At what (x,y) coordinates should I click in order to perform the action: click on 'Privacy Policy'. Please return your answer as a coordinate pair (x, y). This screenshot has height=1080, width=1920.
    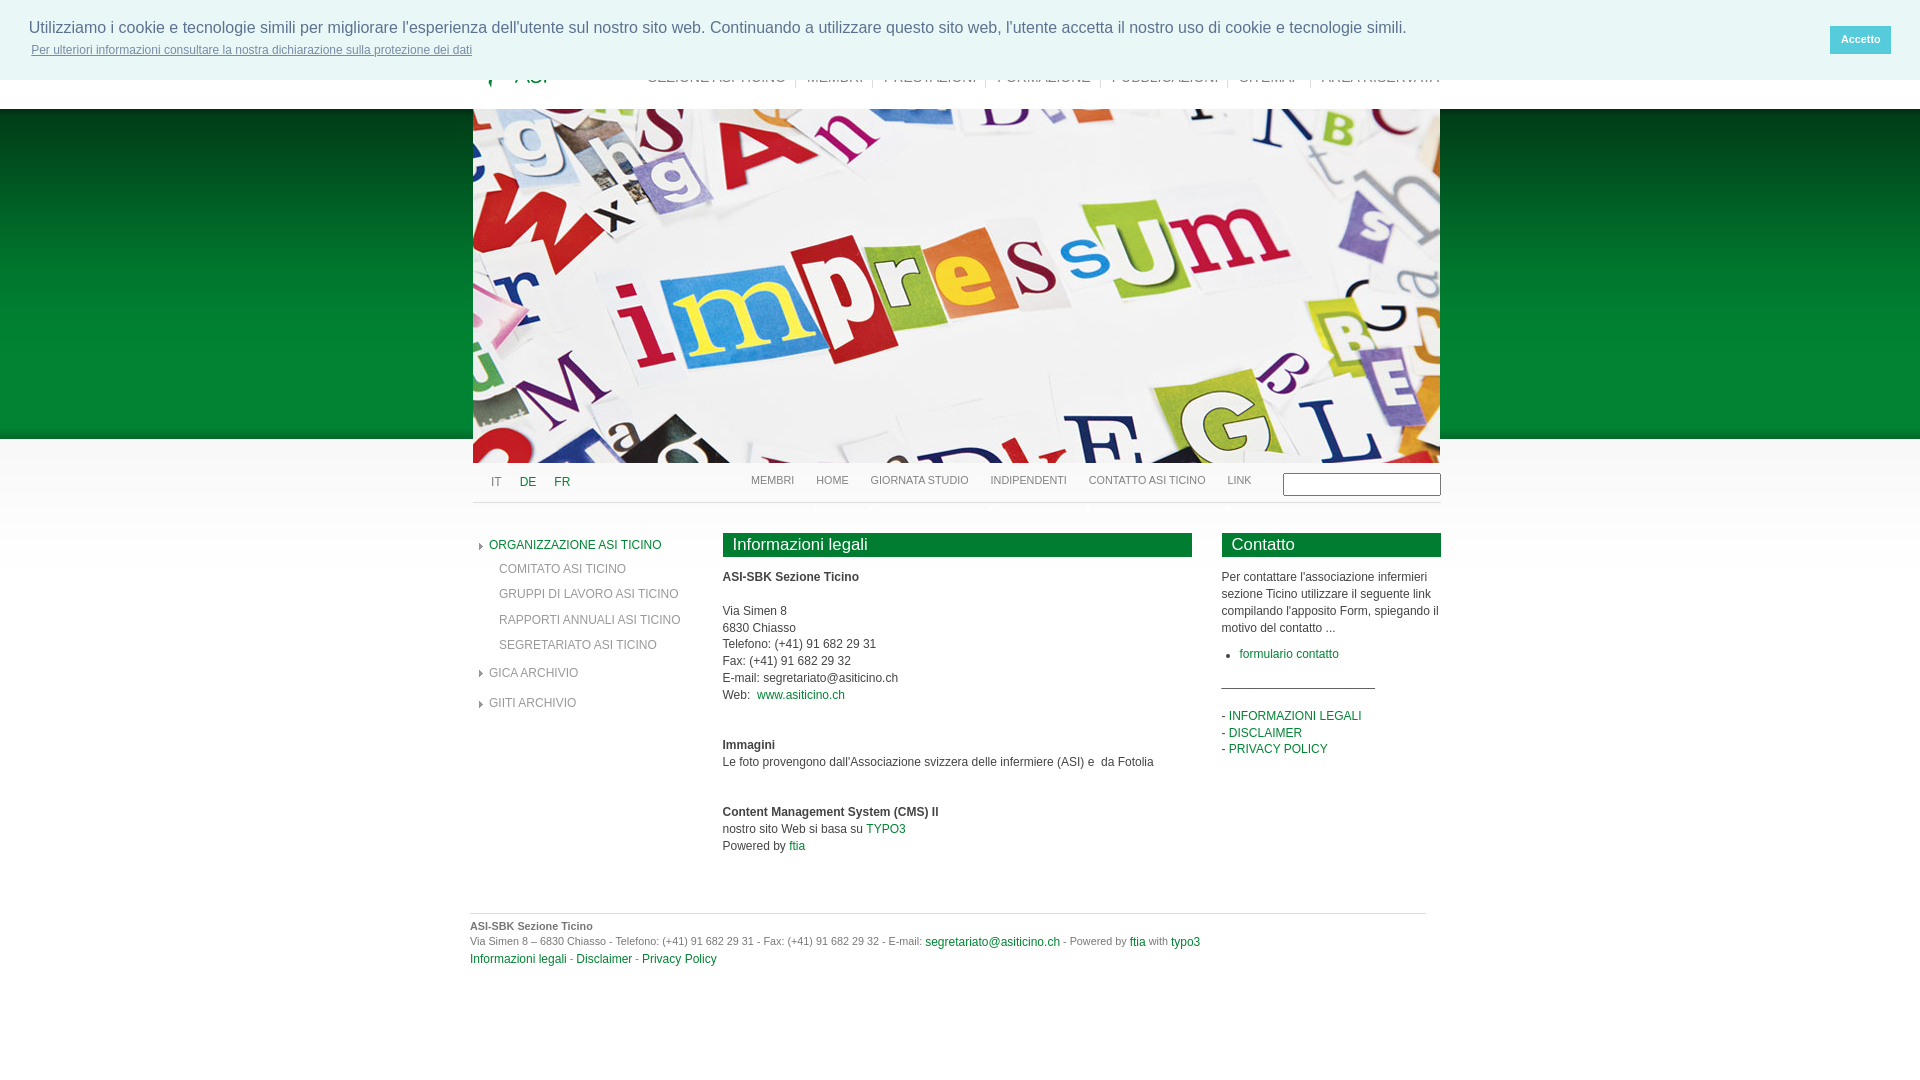
    Looking at the image, I should click on (679, 958).